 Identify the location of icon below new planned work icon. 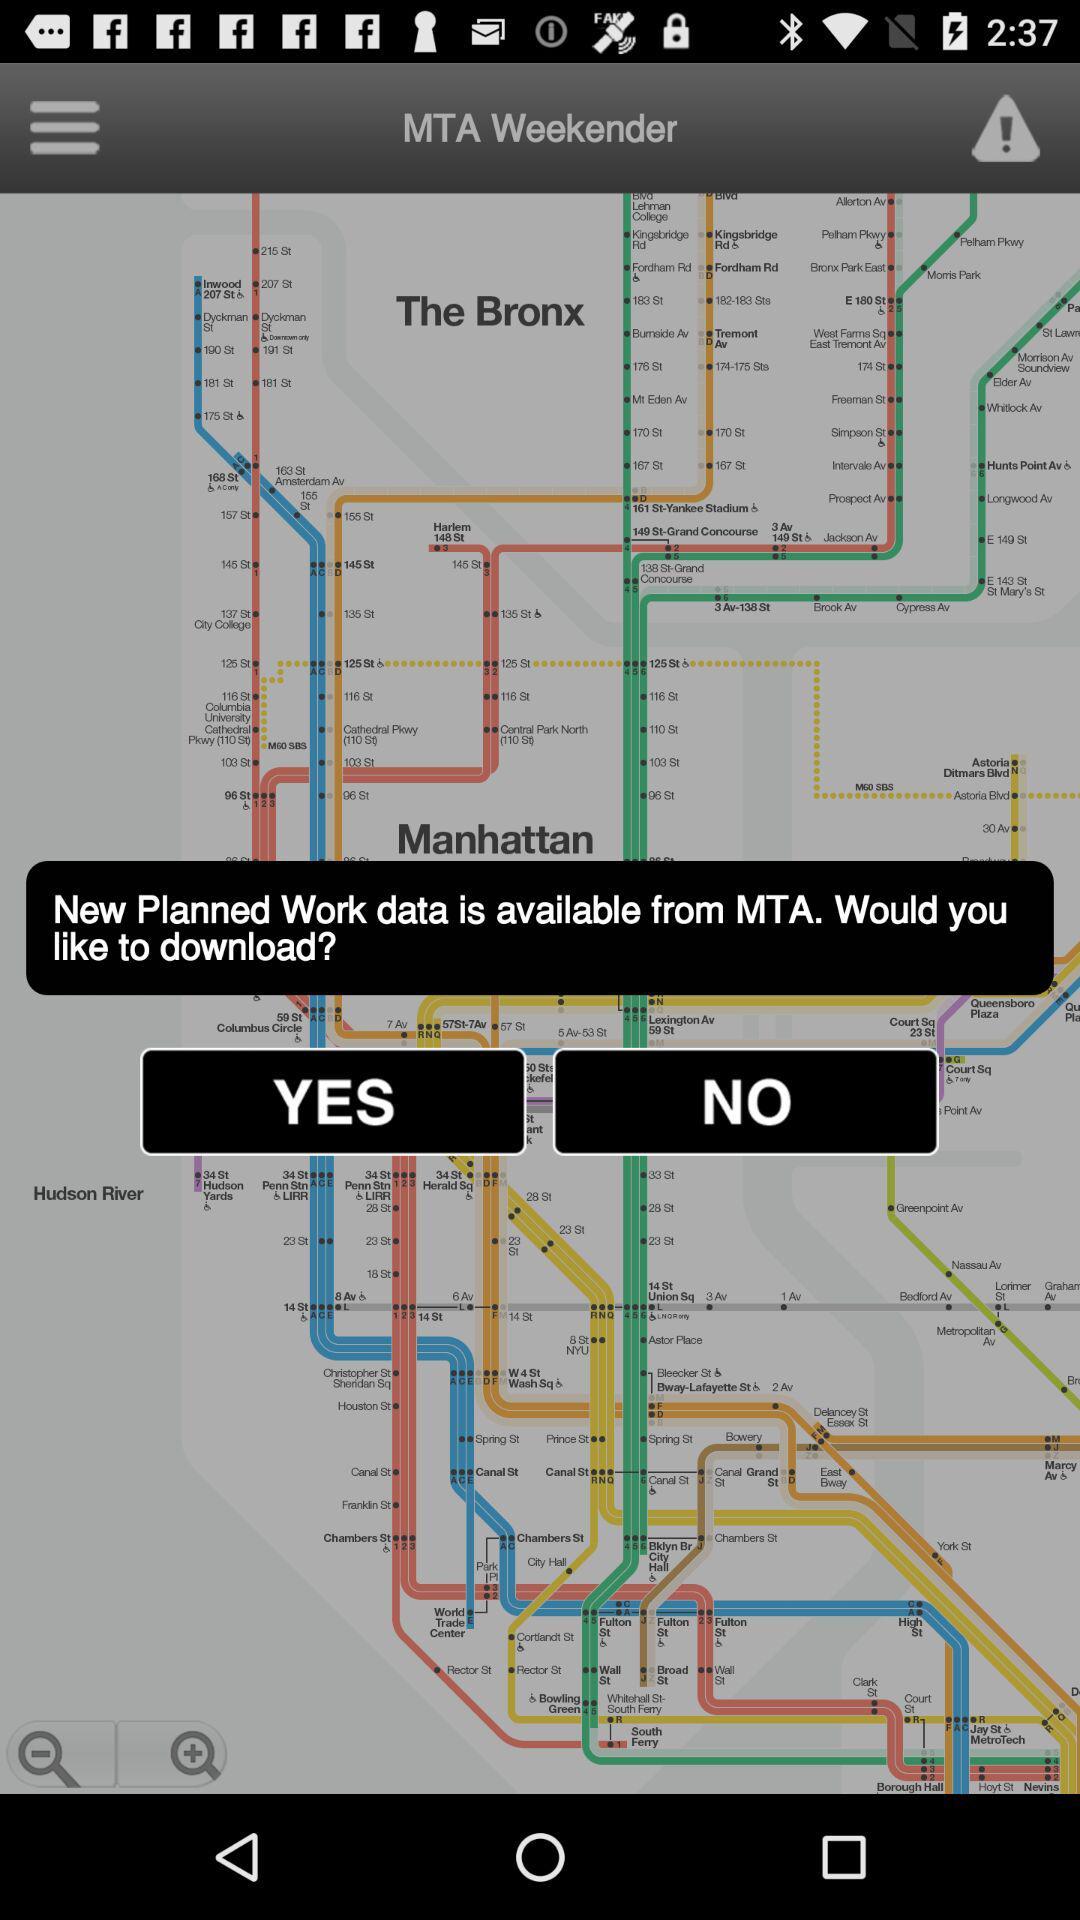
(332, 1100).